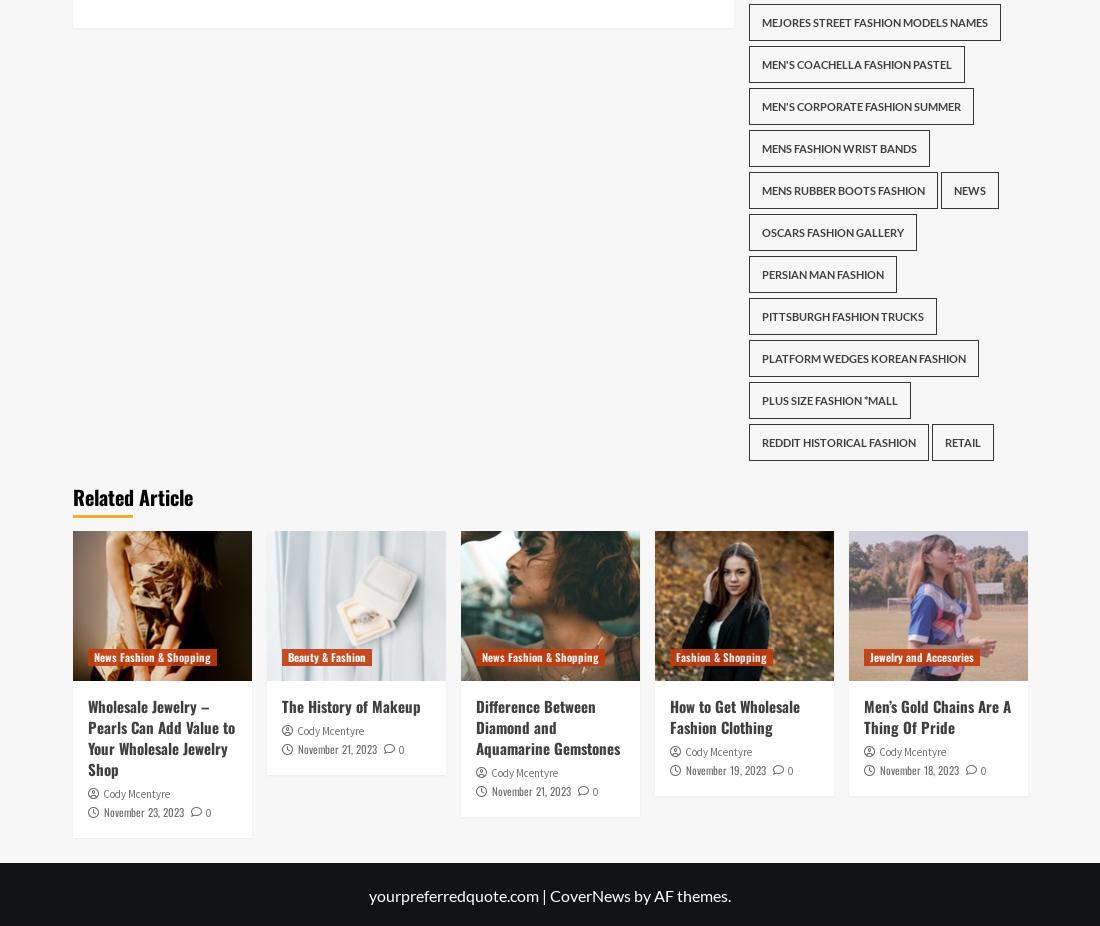 This screenshot has width=1100, height=926. I want to click on 'Mens Fashion Wrist Bands', so click(837, 147).